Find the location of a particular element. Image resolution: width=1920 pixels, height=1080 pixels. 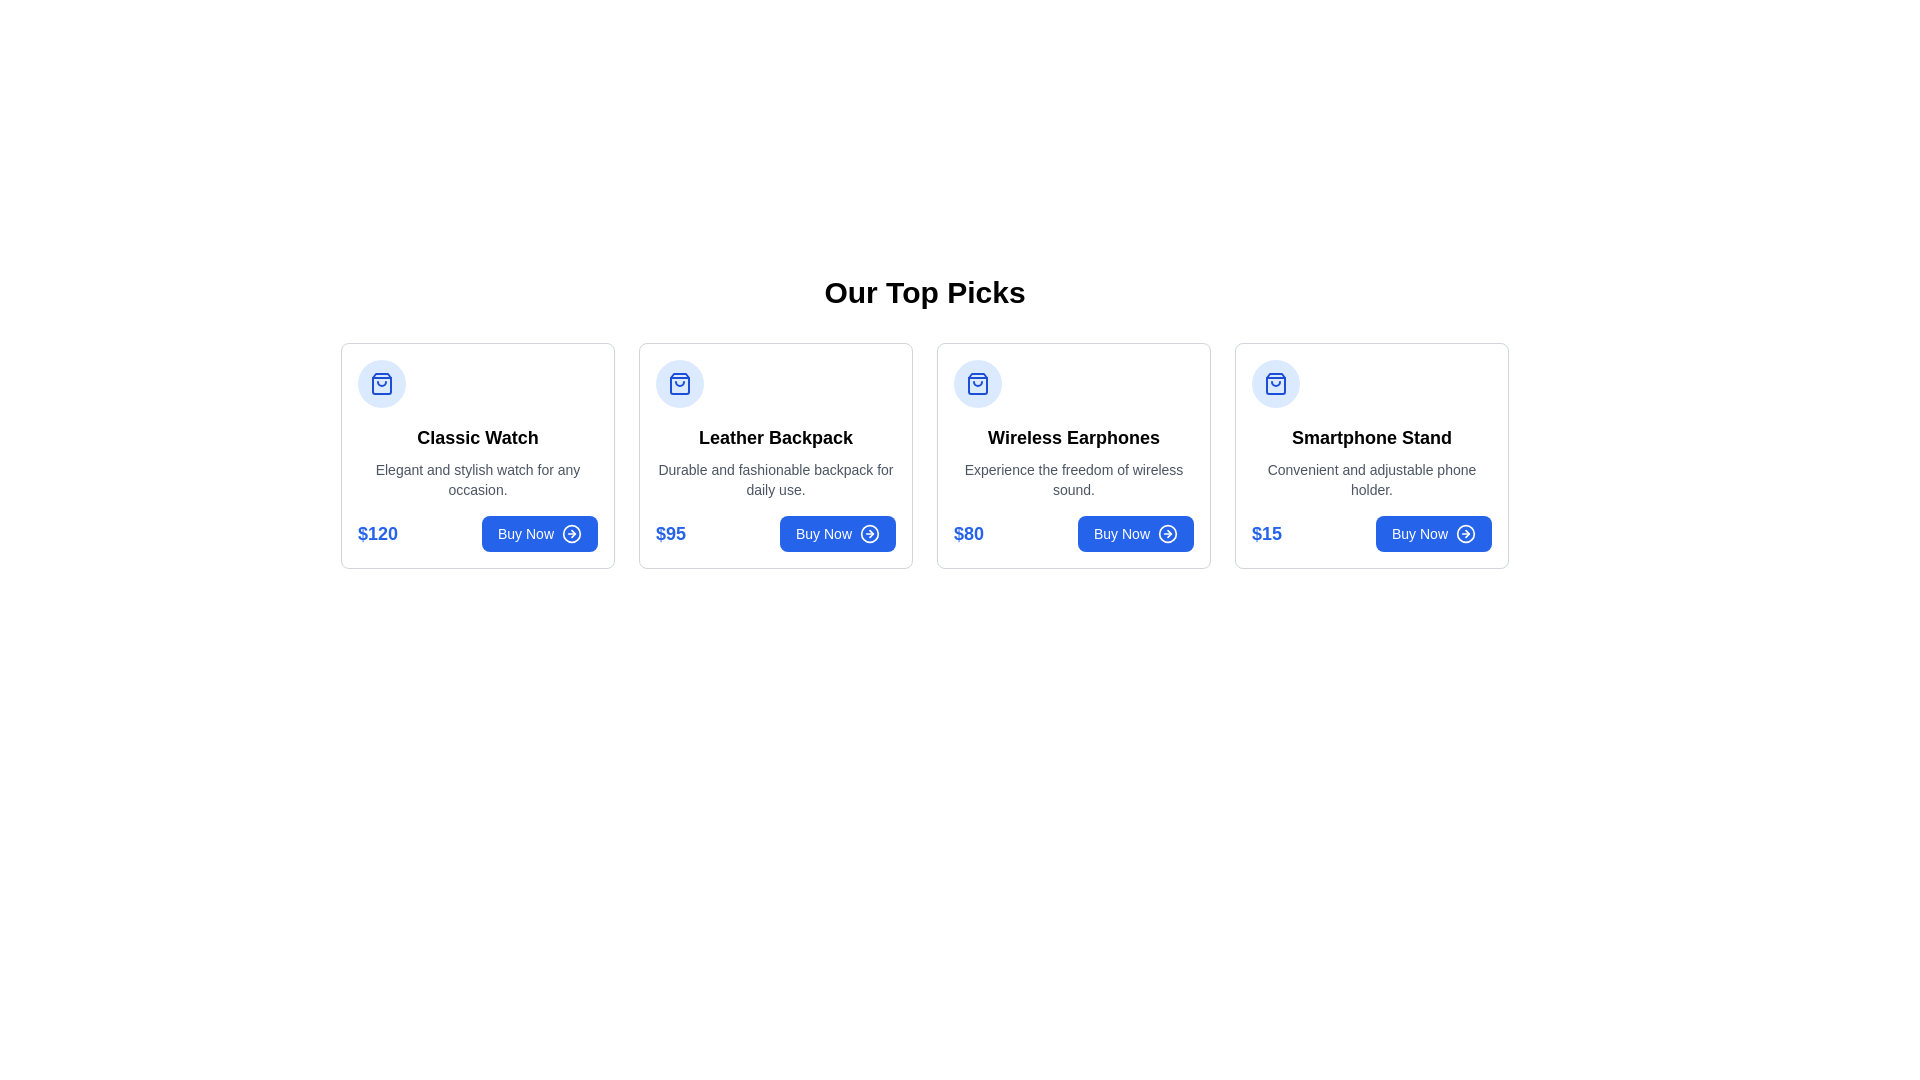

the icon representing the 'Leather Backpack' product category, located at the top-center of the second card in a list of four cards is located at coordinates (680, 384).